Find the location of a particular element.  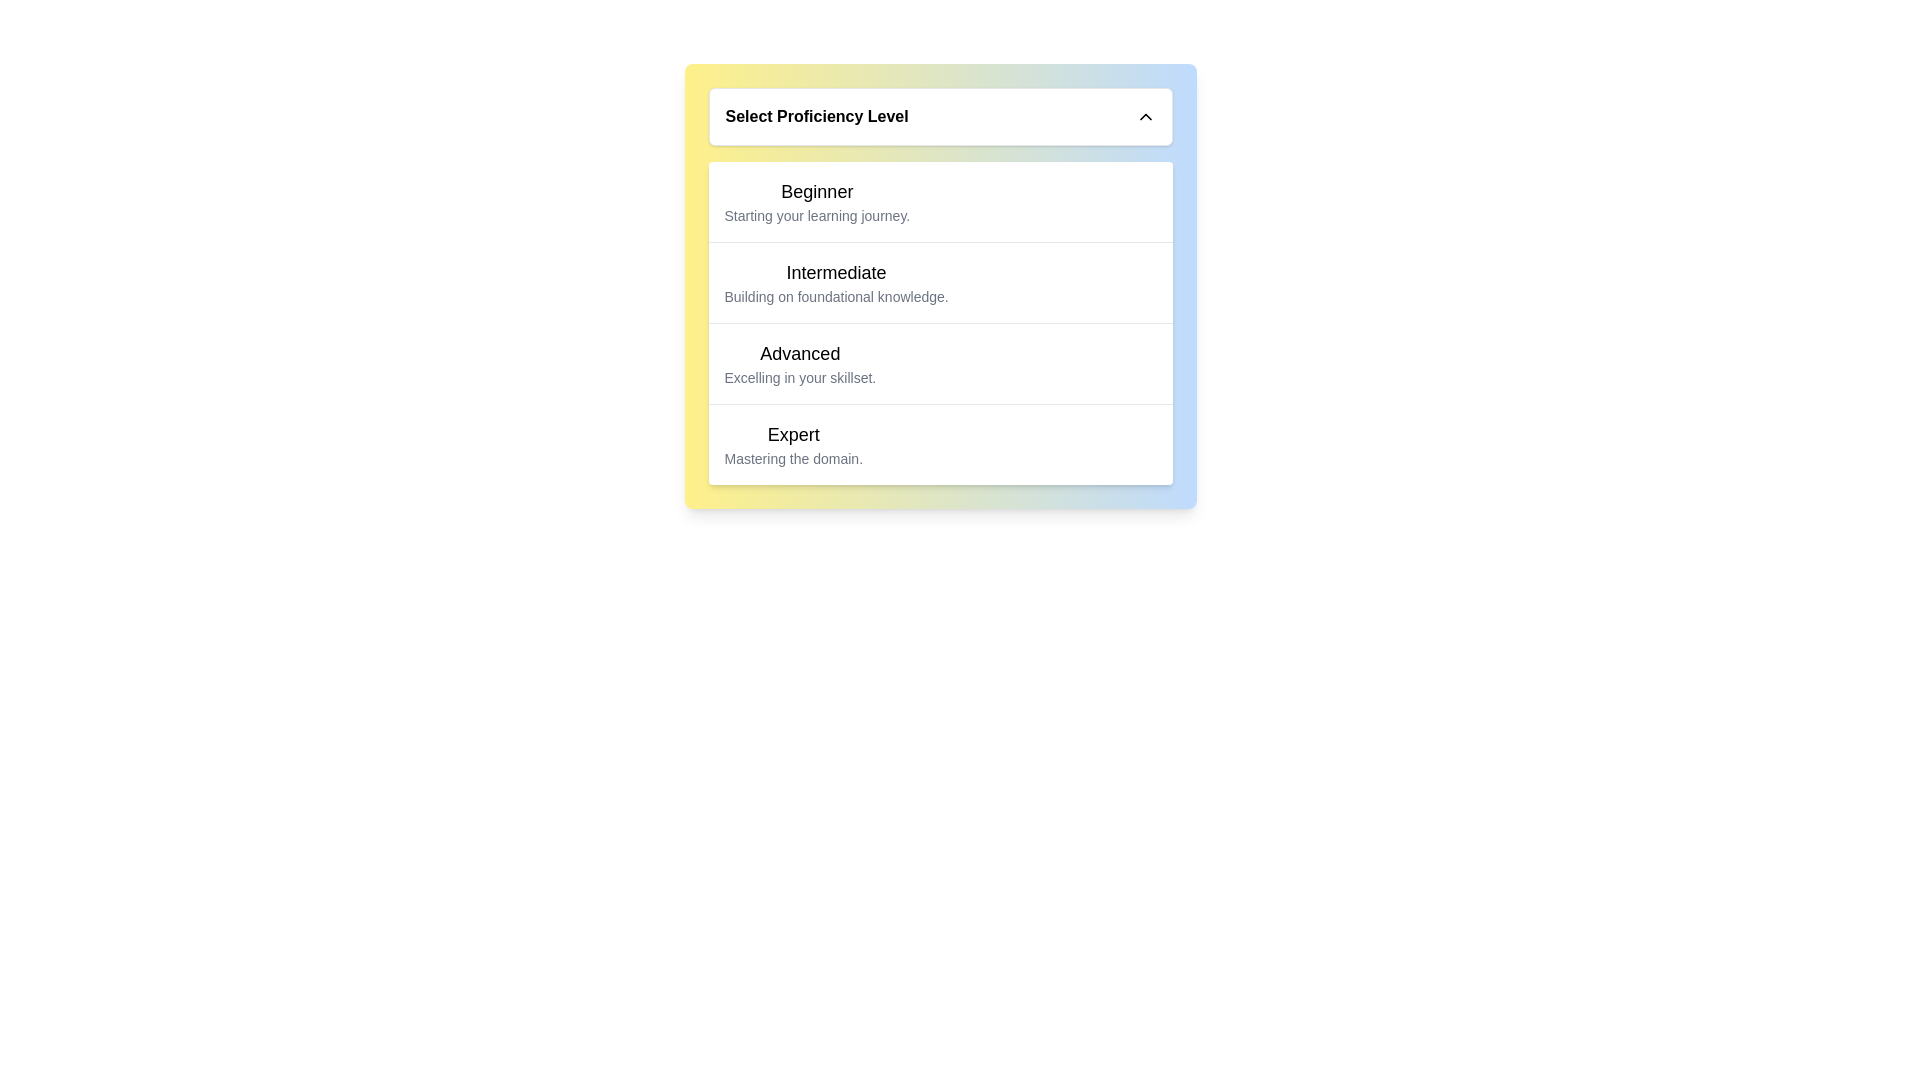

the 'Expert' text block within the interactive list under the 'Select Proficiency Level' dropdown is located at coordinates (939, 443).